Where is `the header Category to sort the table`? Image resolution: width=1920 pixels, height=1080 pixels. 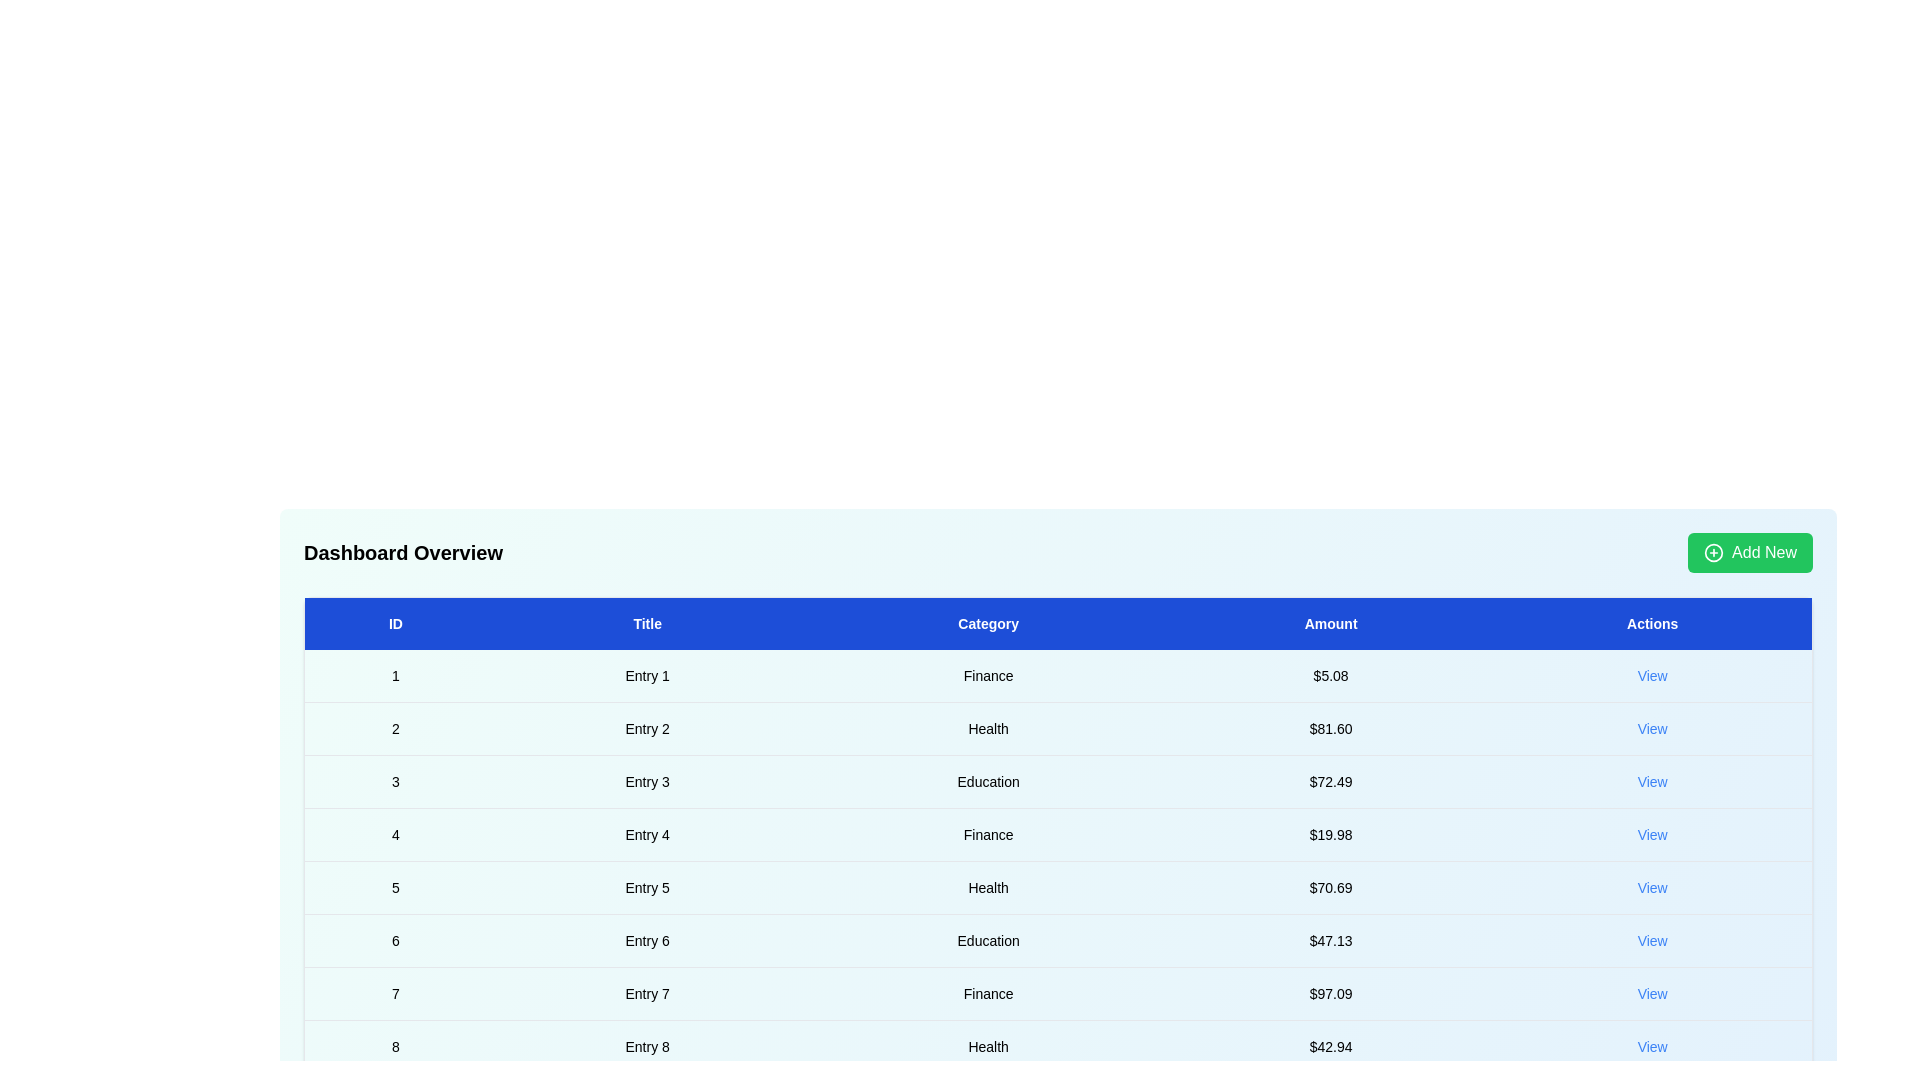 the header Category to sort the table is located at coordinates (988, 623).